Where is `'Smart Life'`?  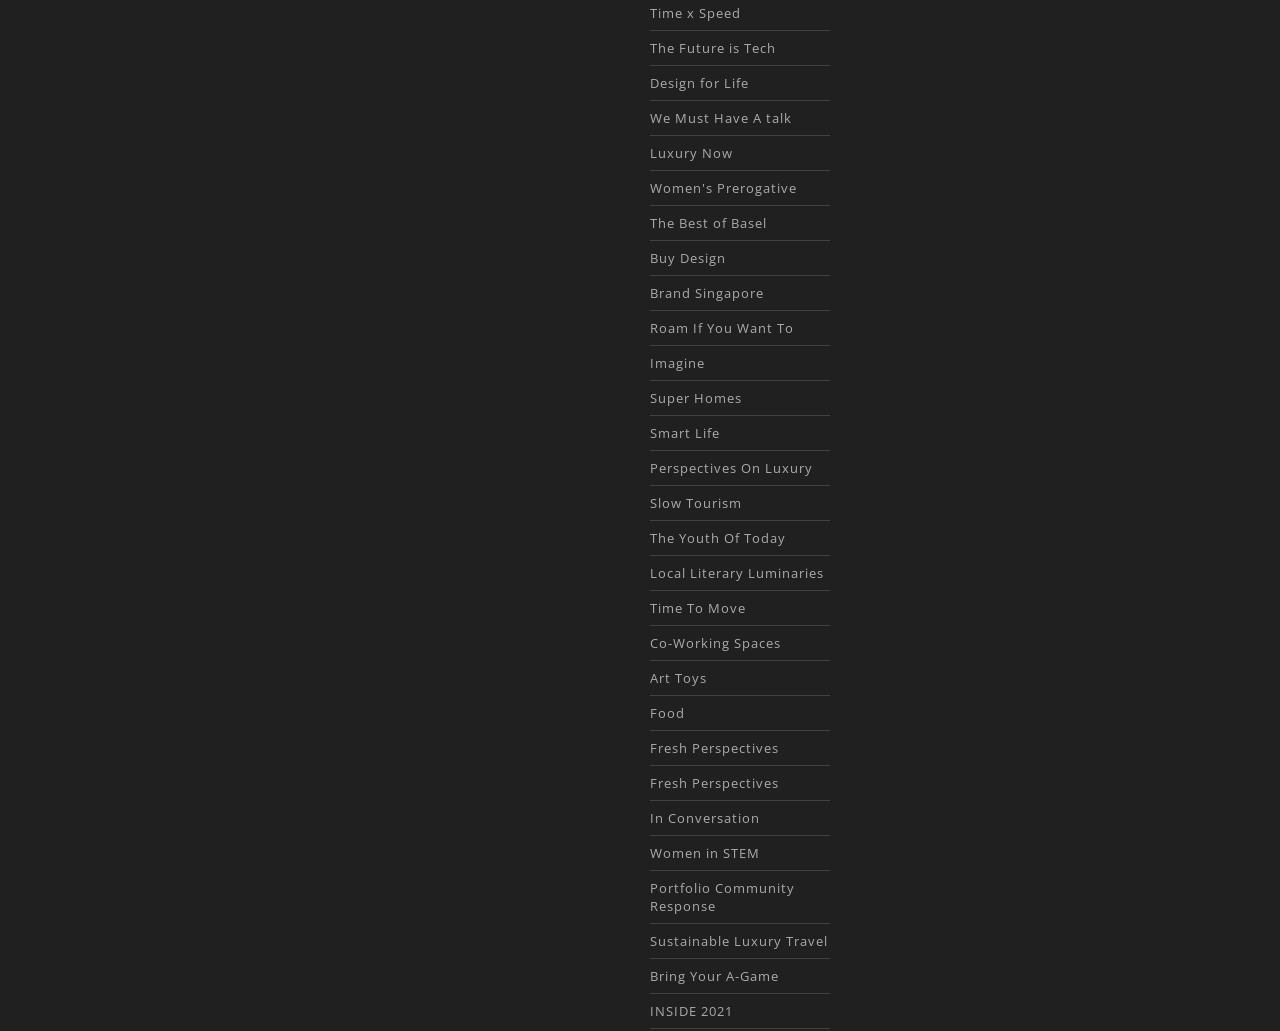
'Smart Life' is located at coordinates (684, 433).